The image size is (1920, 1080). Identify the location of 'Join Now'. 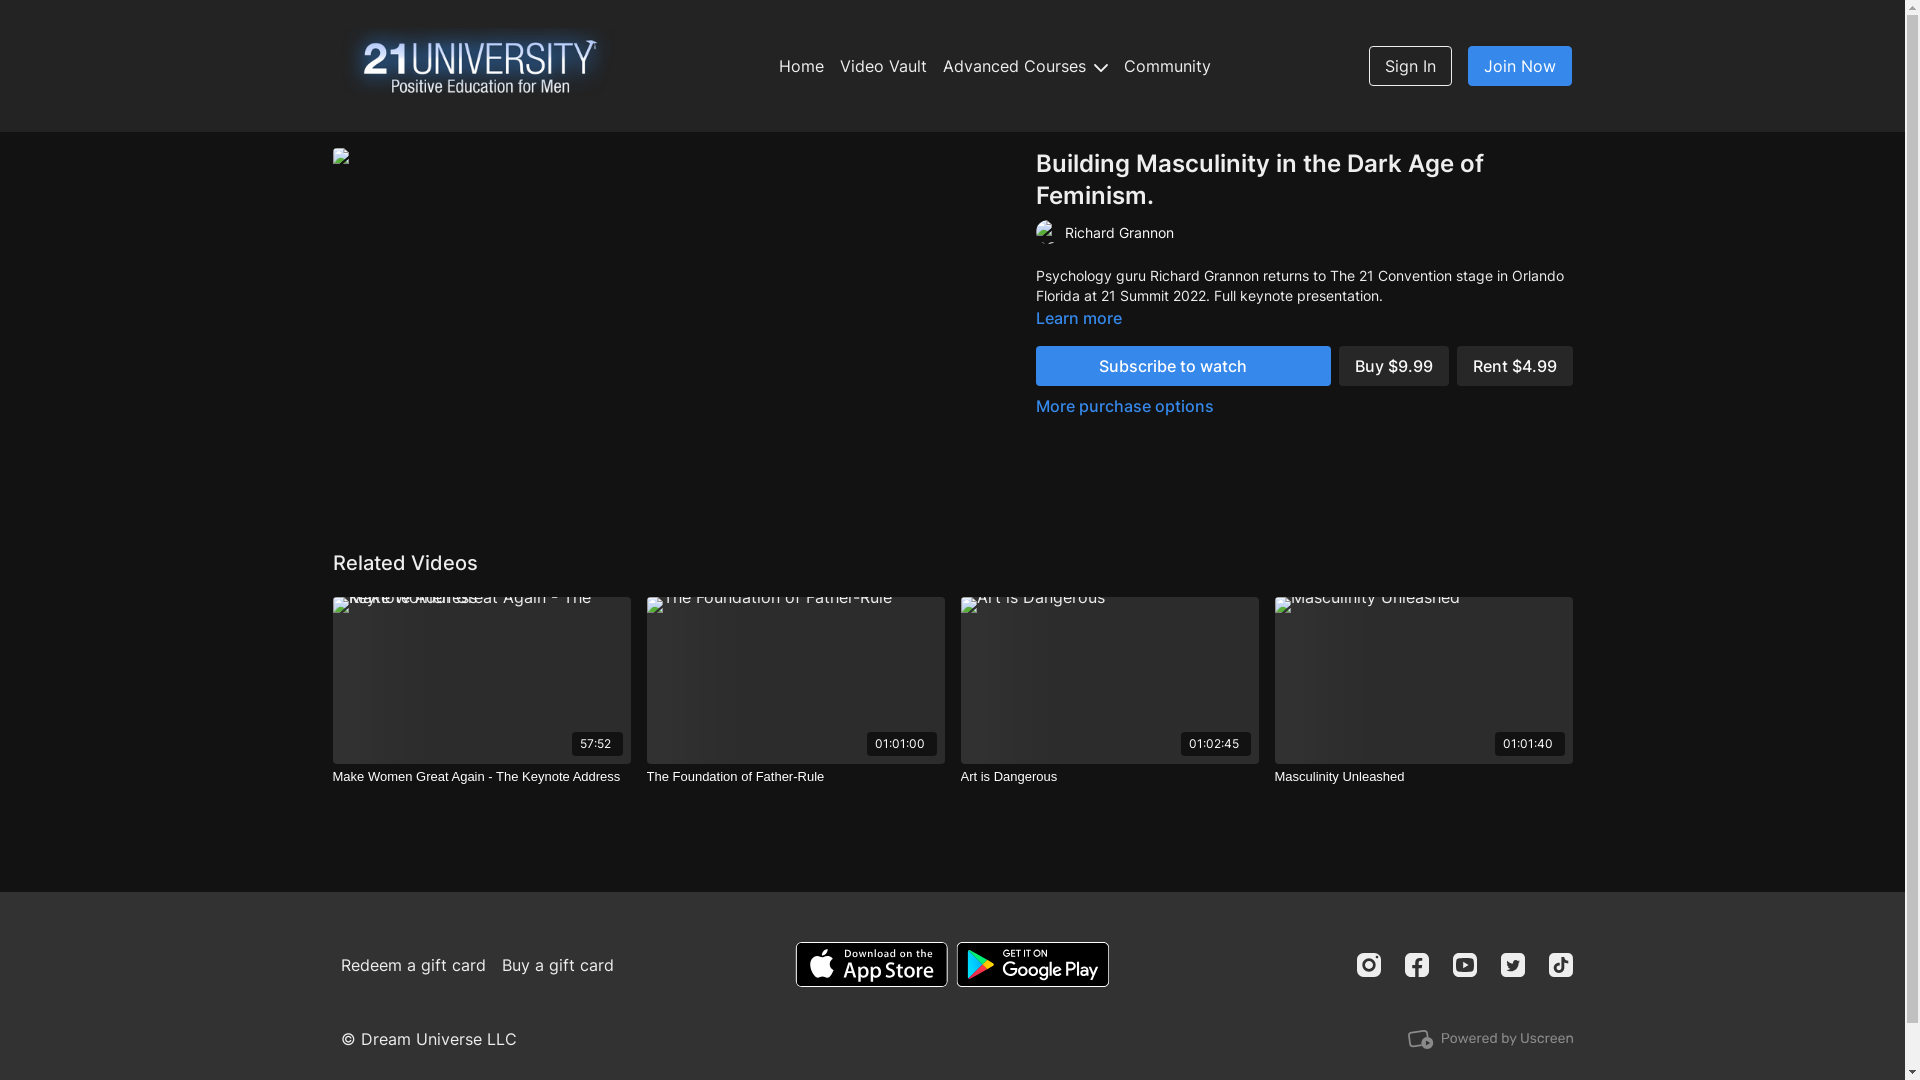
(1520, 65).